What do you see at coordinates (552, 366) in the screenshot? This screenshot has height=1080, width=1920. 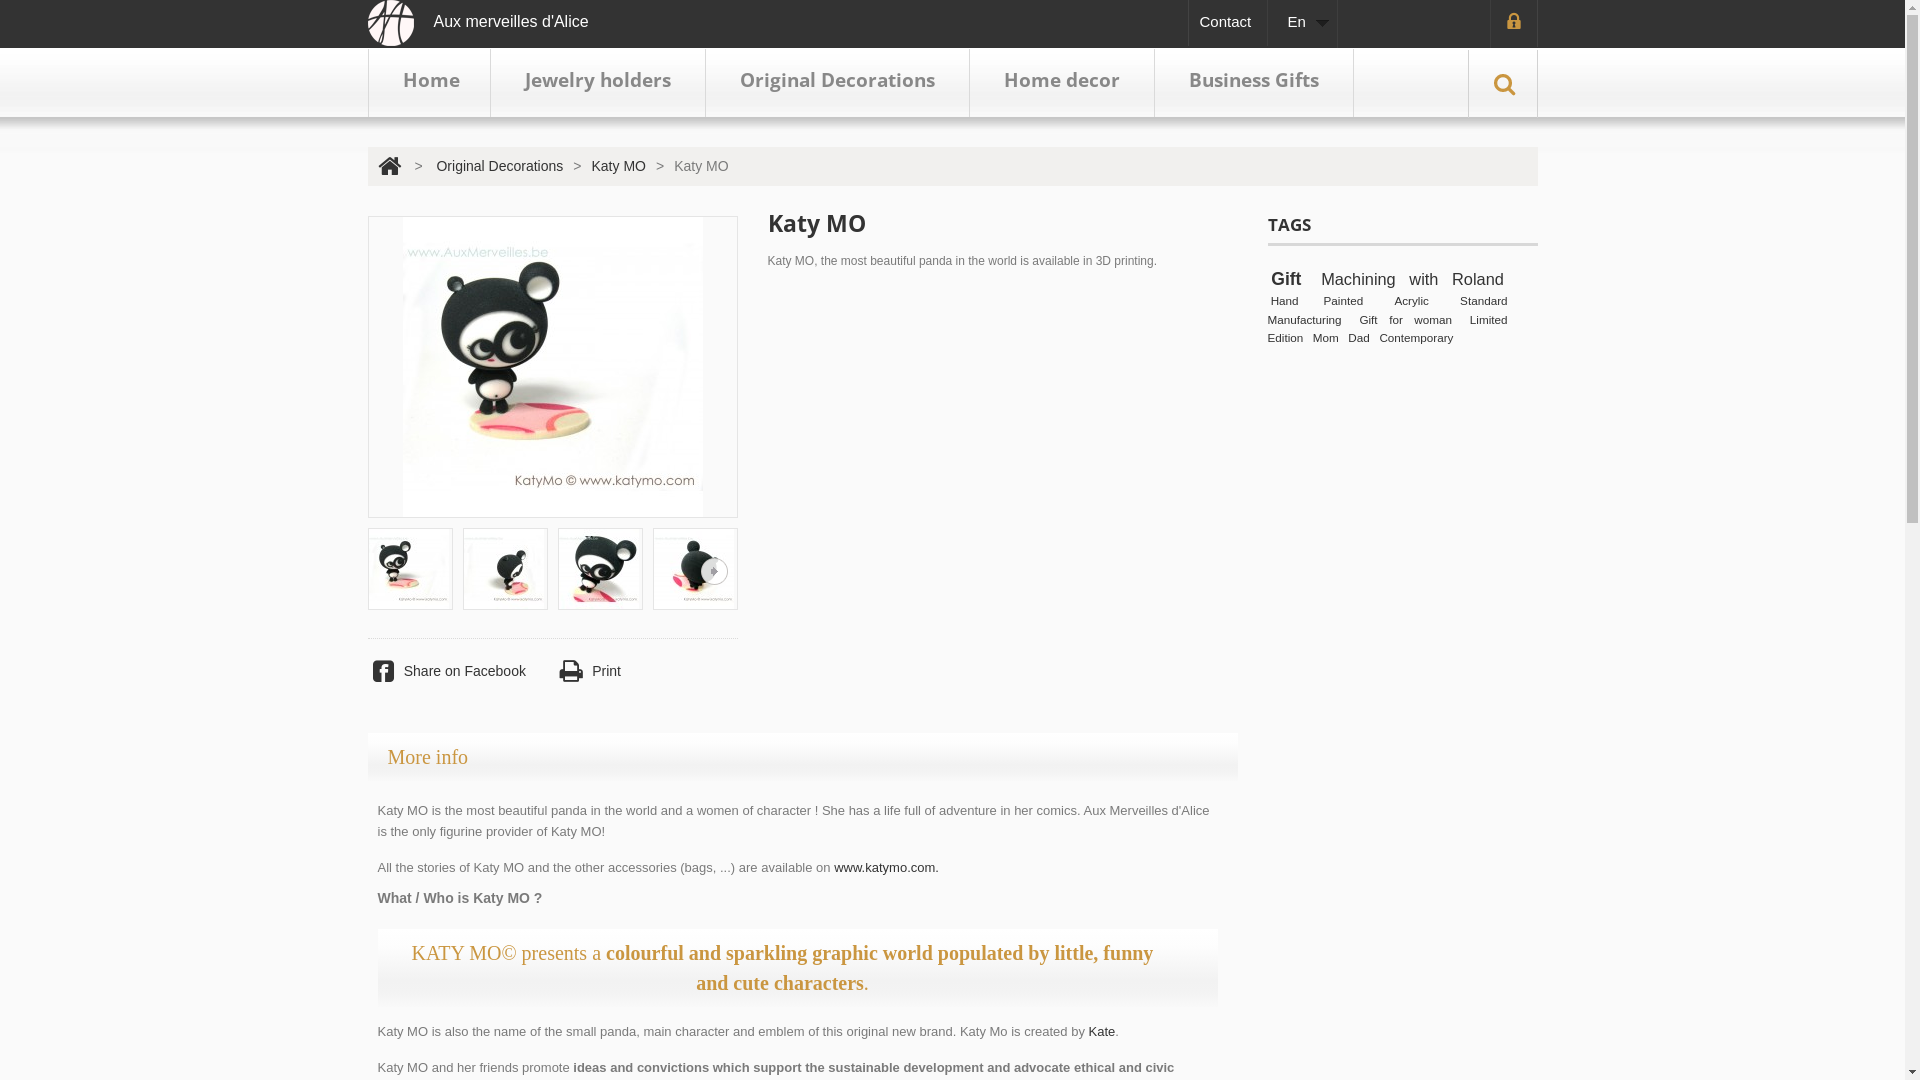 I see `'Katy MO'` at bounding box center [552, 366].